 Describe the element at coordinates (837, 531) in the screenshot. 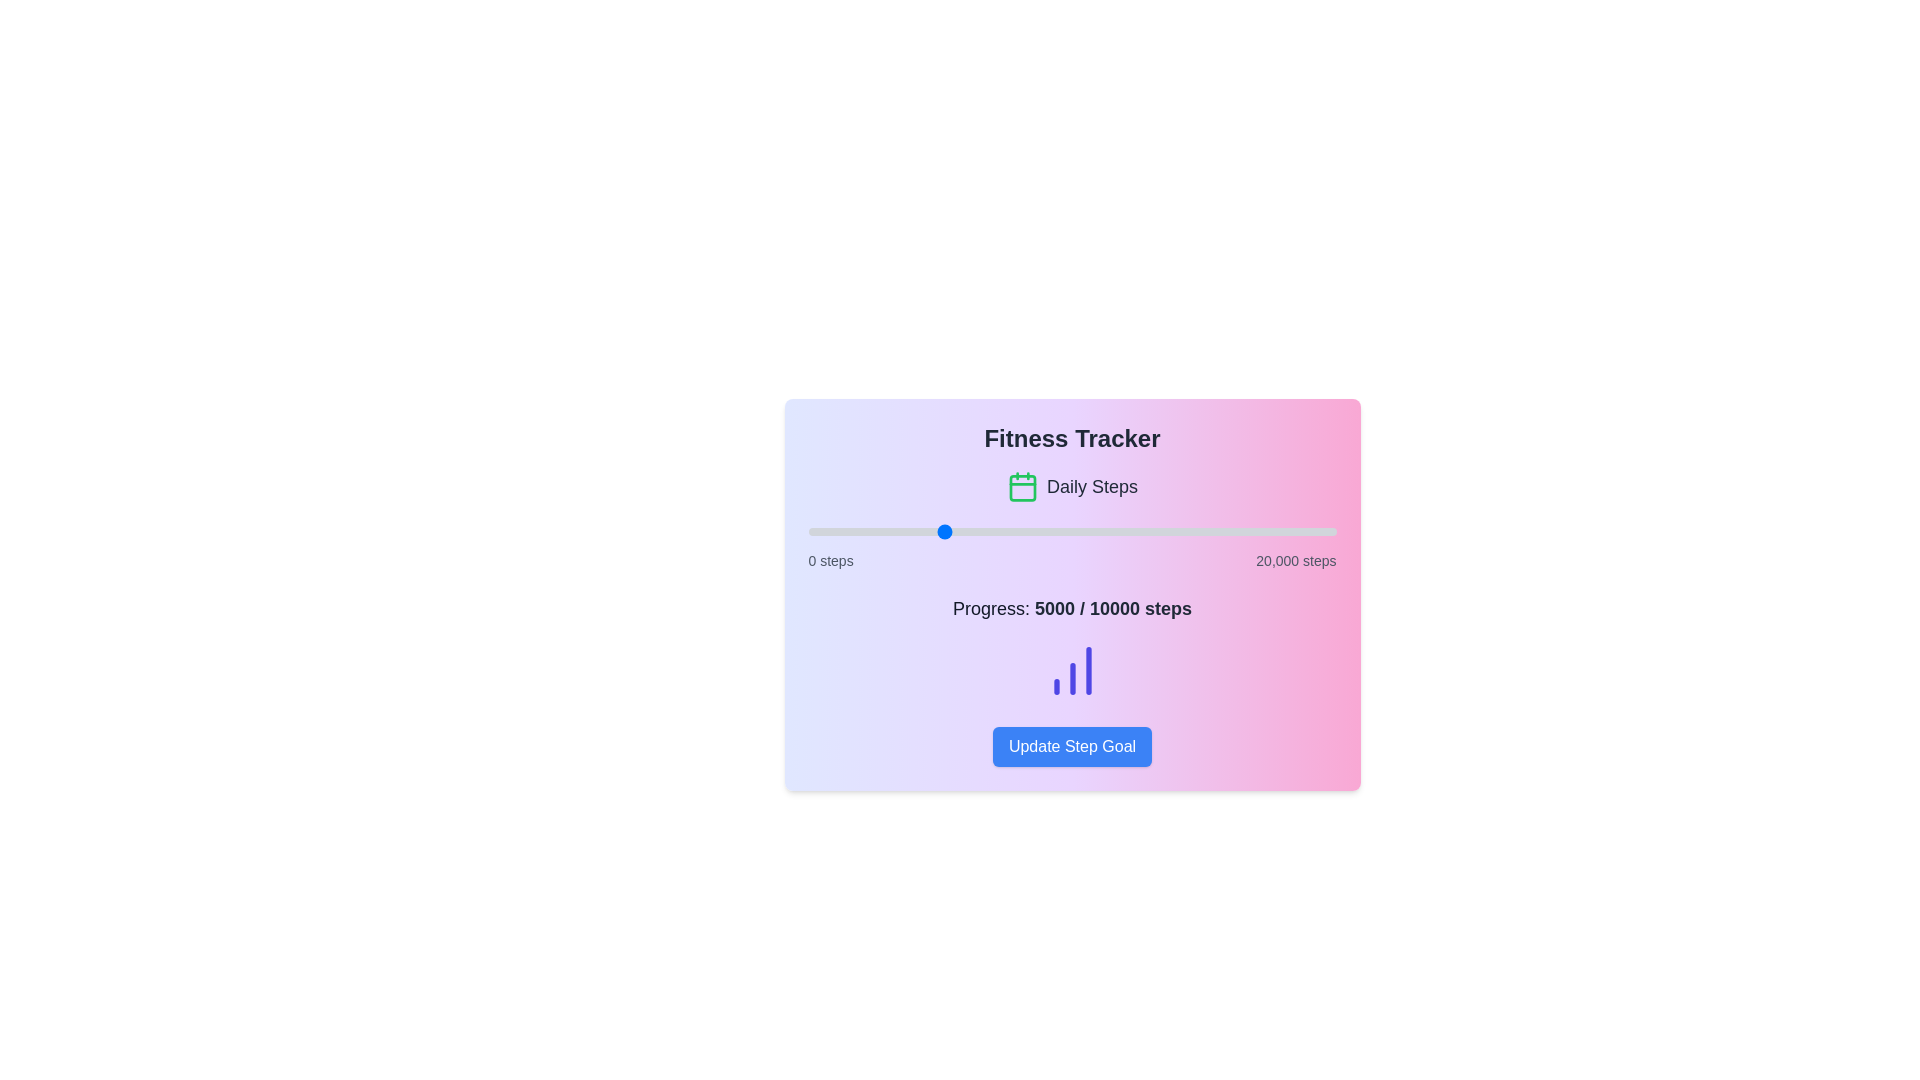

I see `the step progress slider to set the step count to 1088` at that location.